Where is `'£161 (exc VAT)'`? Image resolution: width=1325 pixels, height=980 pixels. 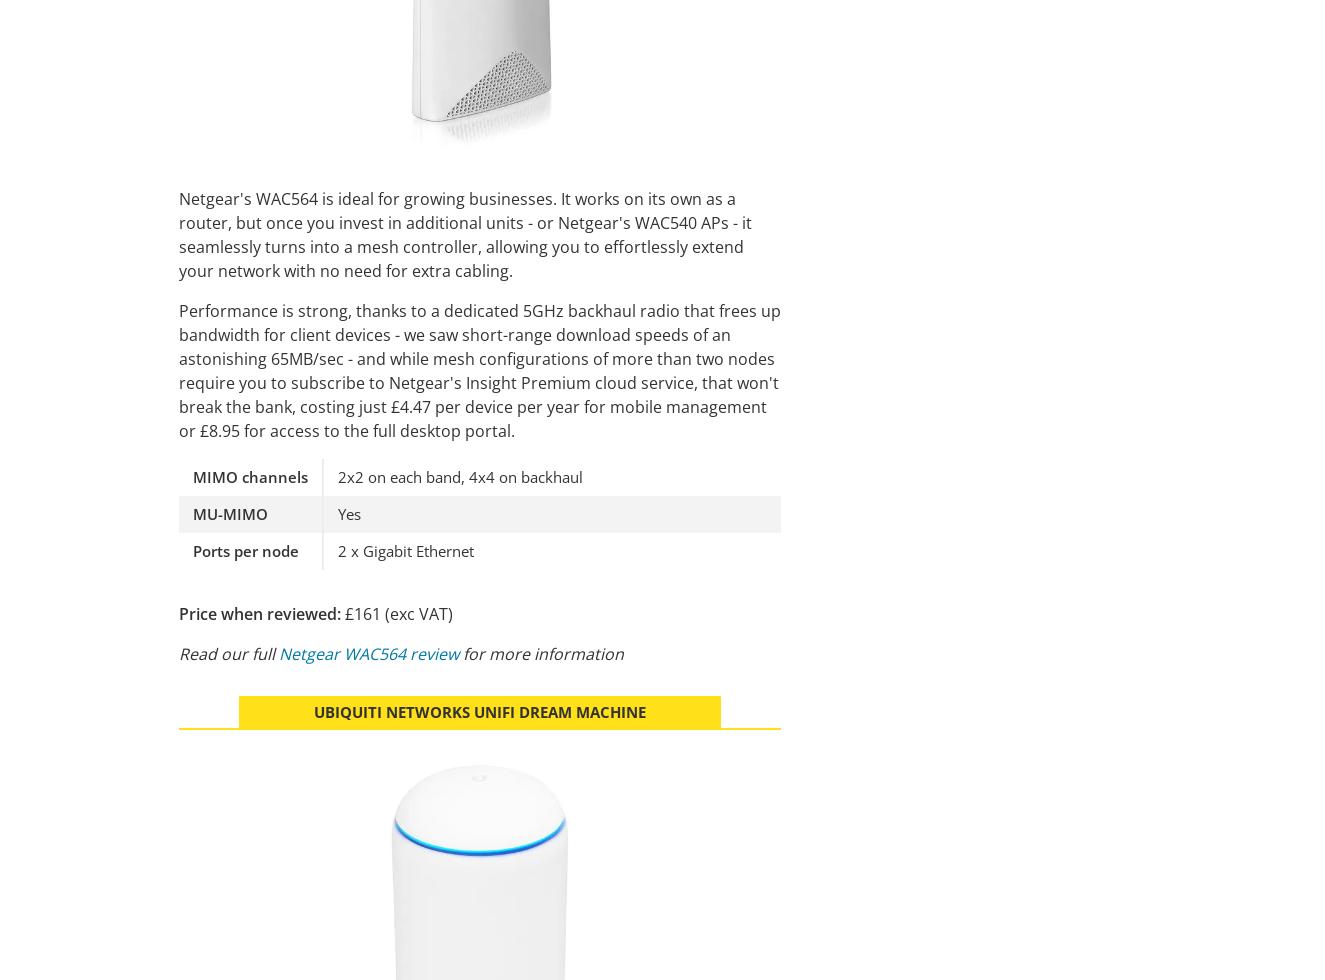 '£161 (exc VAT)' is located at coordinates (396, 612).